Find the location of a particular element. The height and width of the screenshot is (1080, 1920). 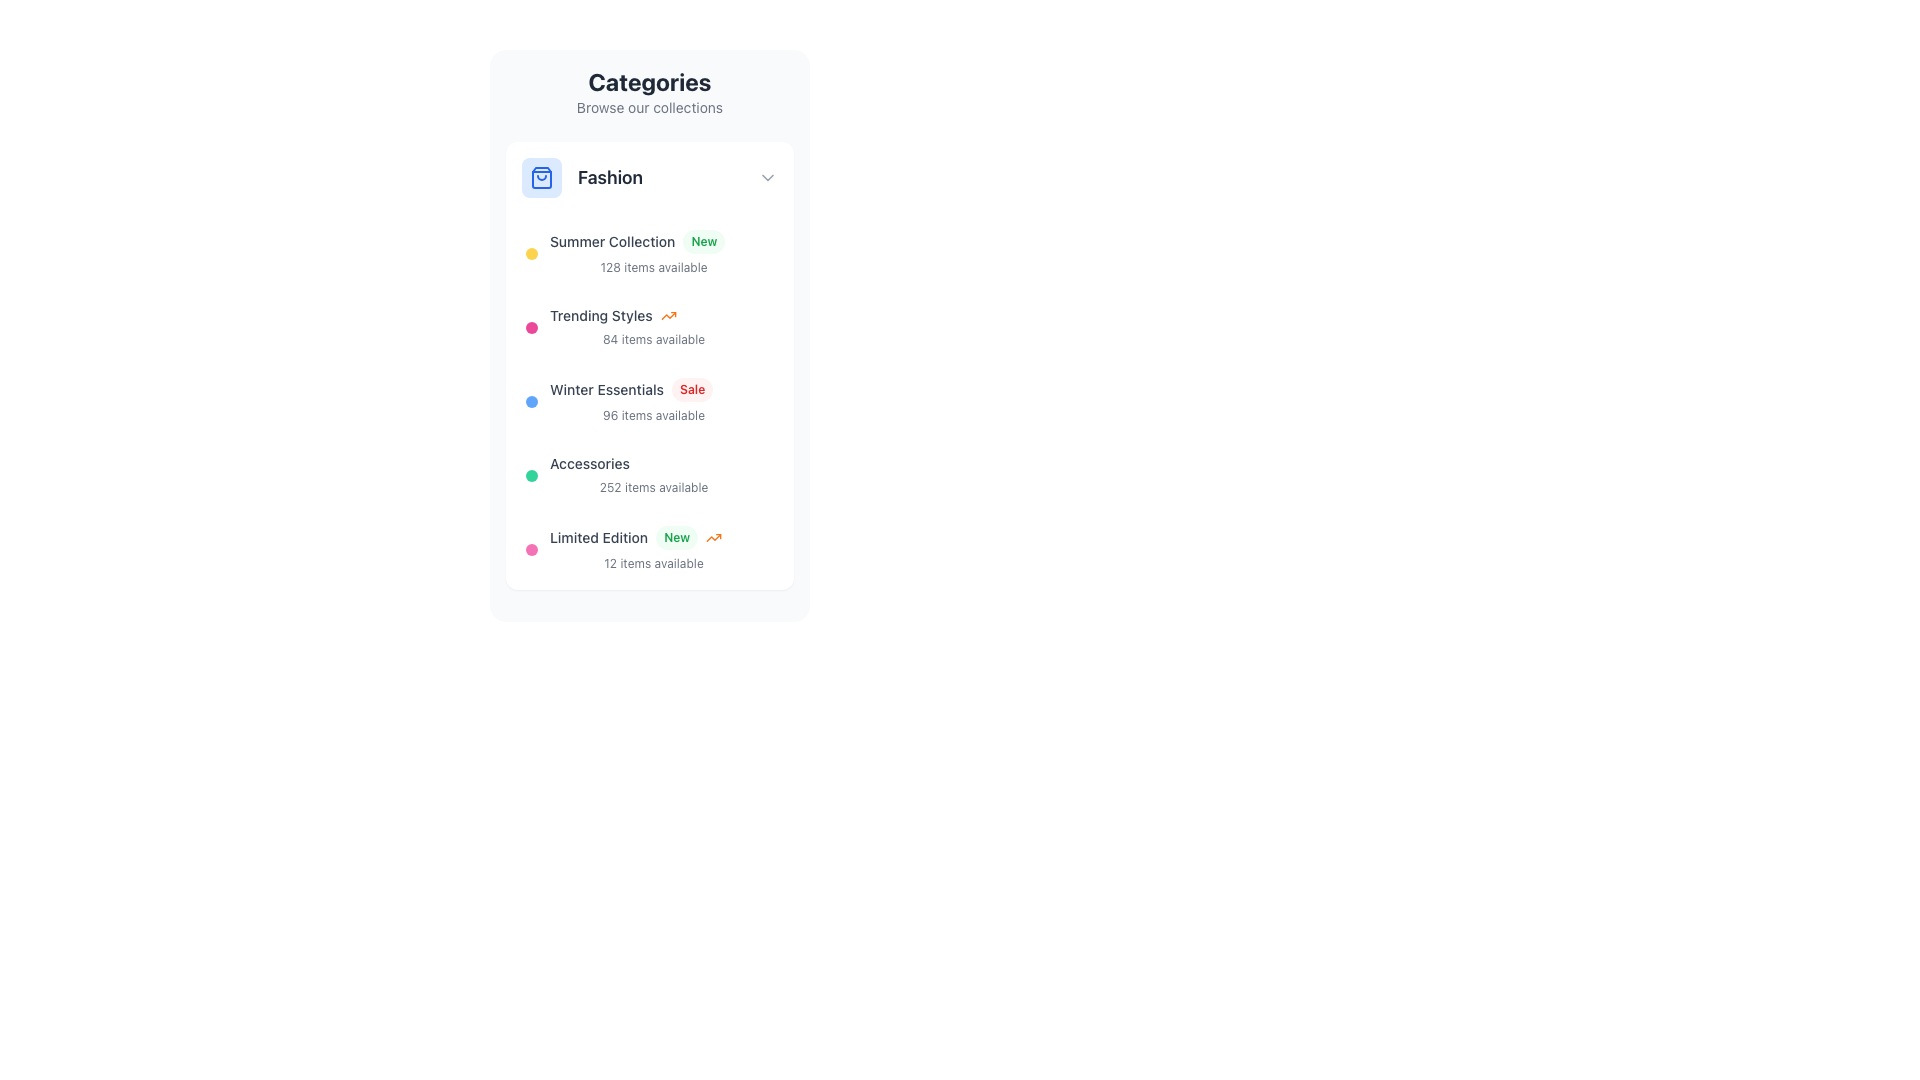

the list item labeled 'Winter Essentials' which includes a 'Sale' badge and subtext '96 items available' is located at coordinates (649, 401).